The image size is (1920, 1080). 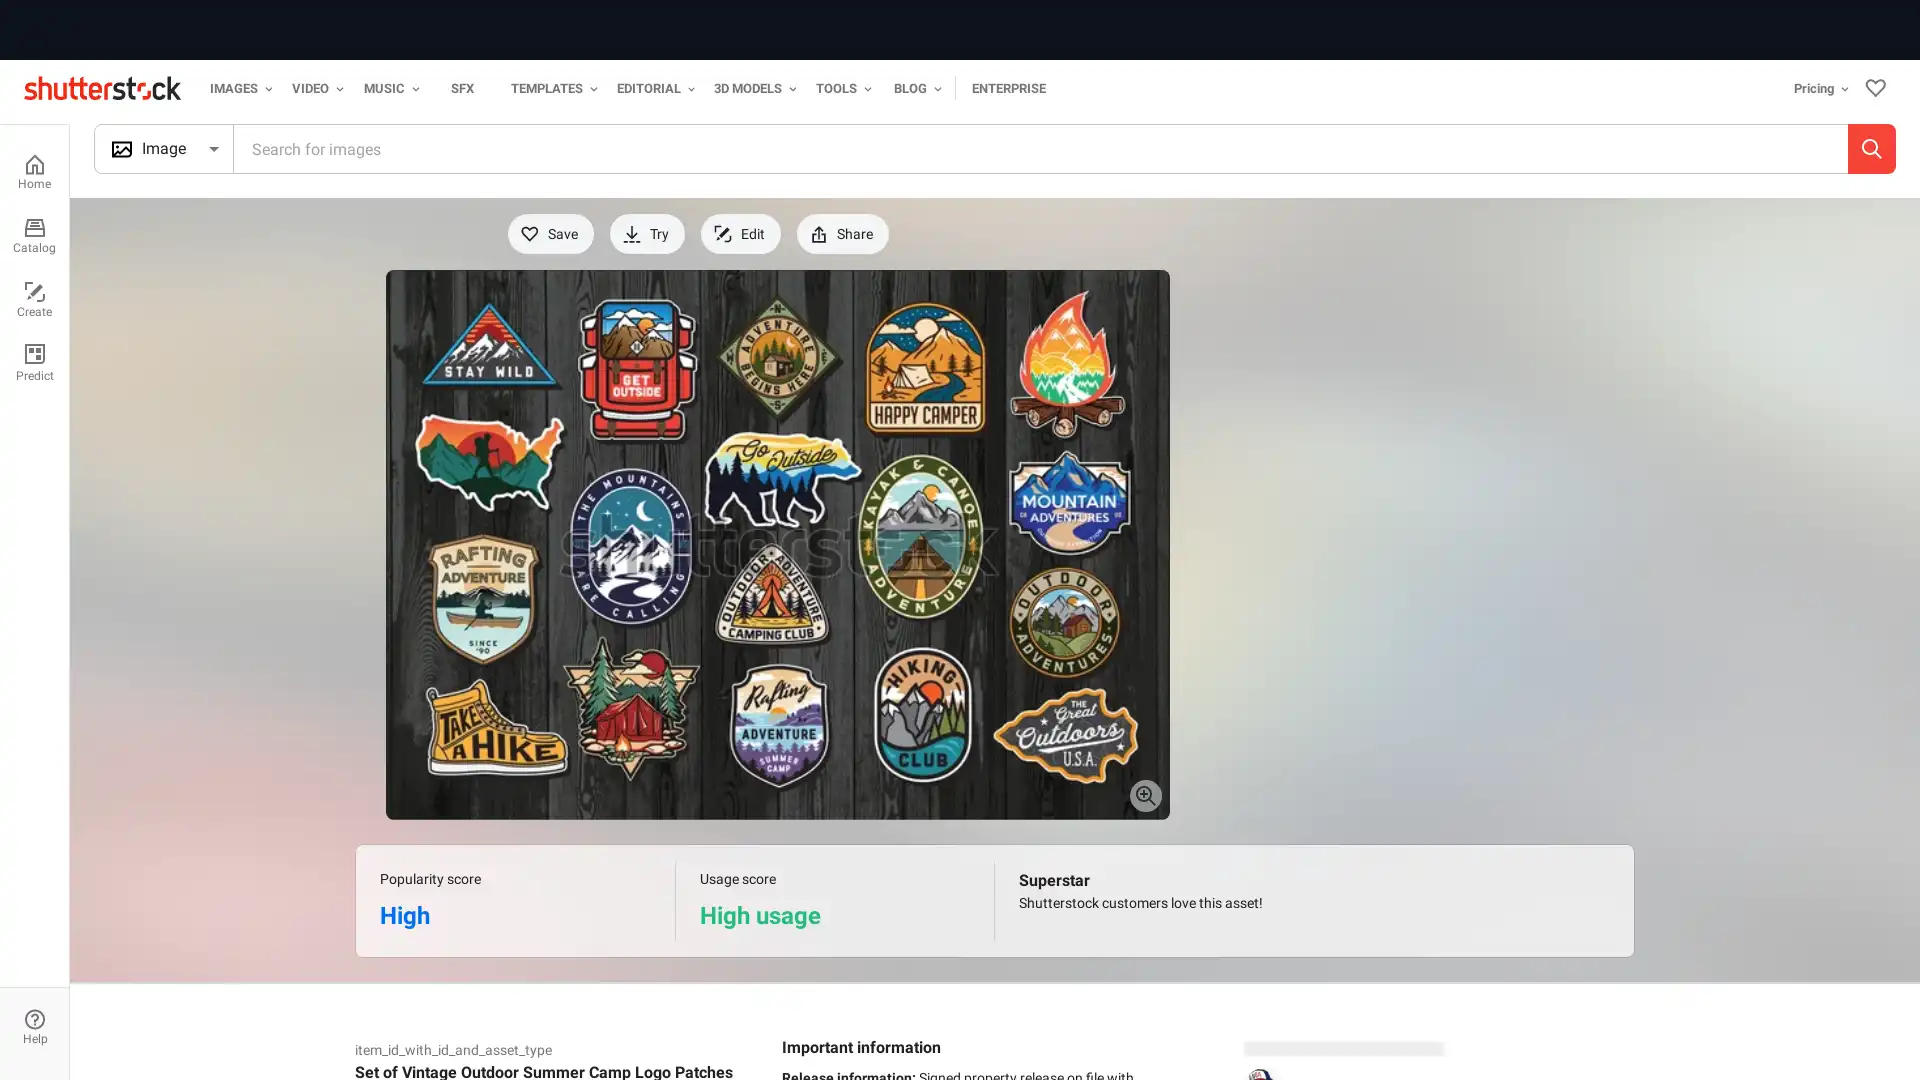 What do you see at coordinates (388, 87) in the screenshot?
I see `Music` at bounding box center [388, 87].